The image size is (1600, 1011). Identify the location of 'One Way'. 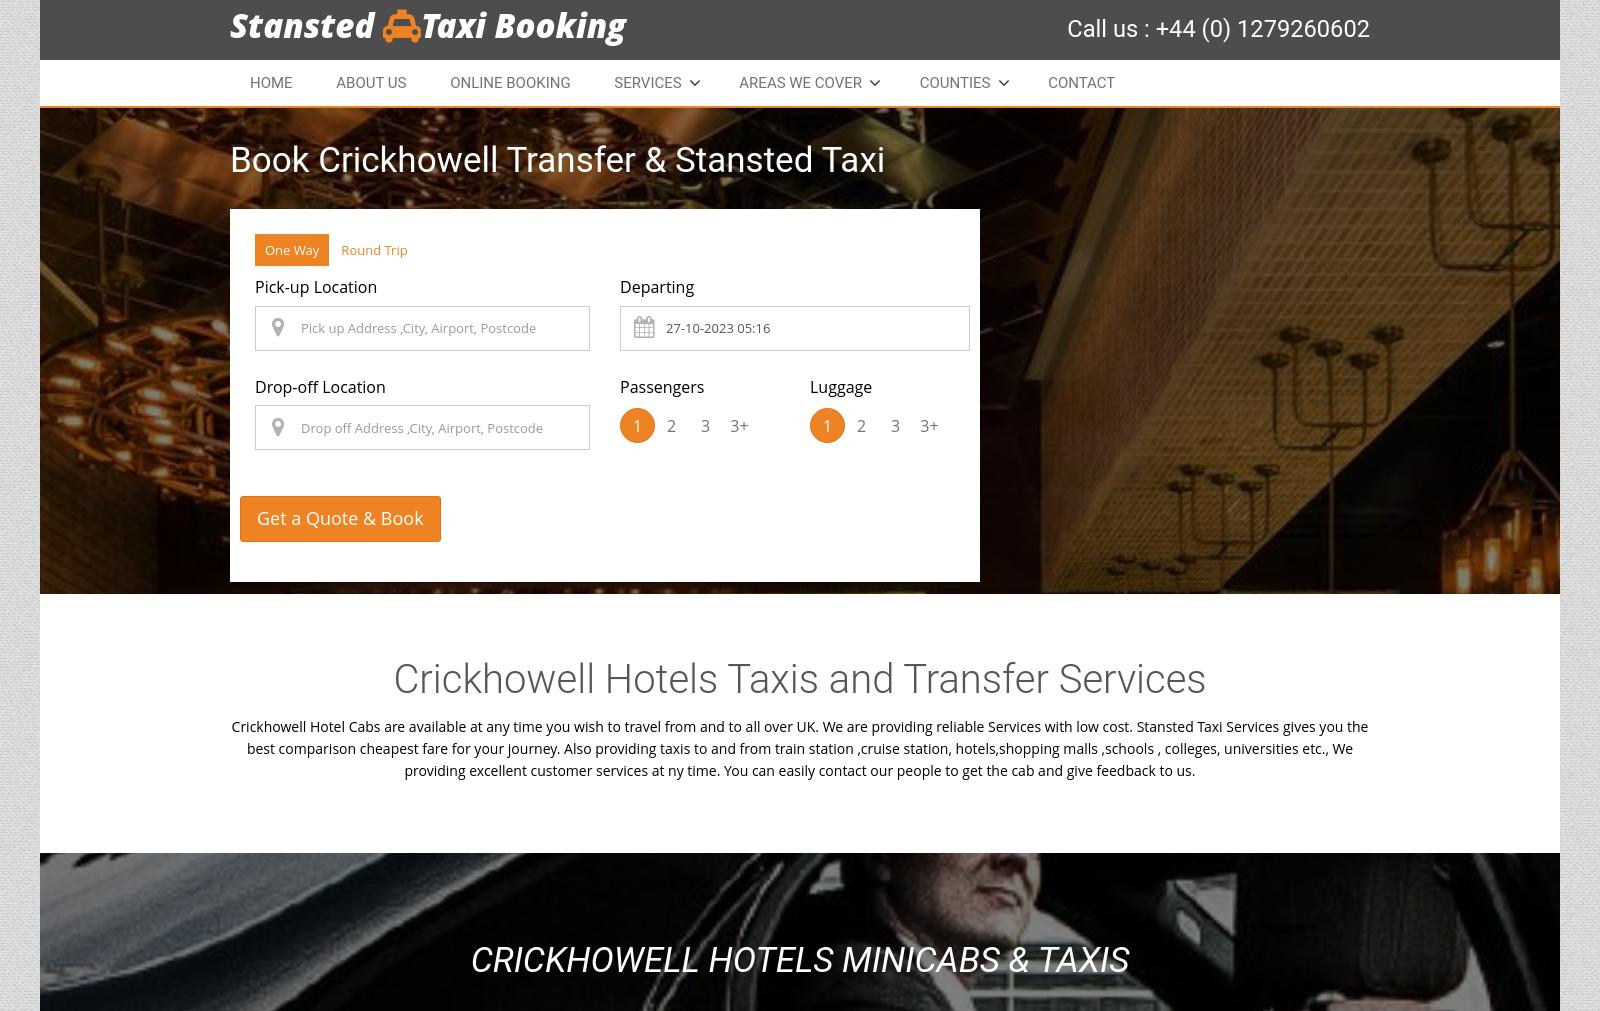
(292, 249).